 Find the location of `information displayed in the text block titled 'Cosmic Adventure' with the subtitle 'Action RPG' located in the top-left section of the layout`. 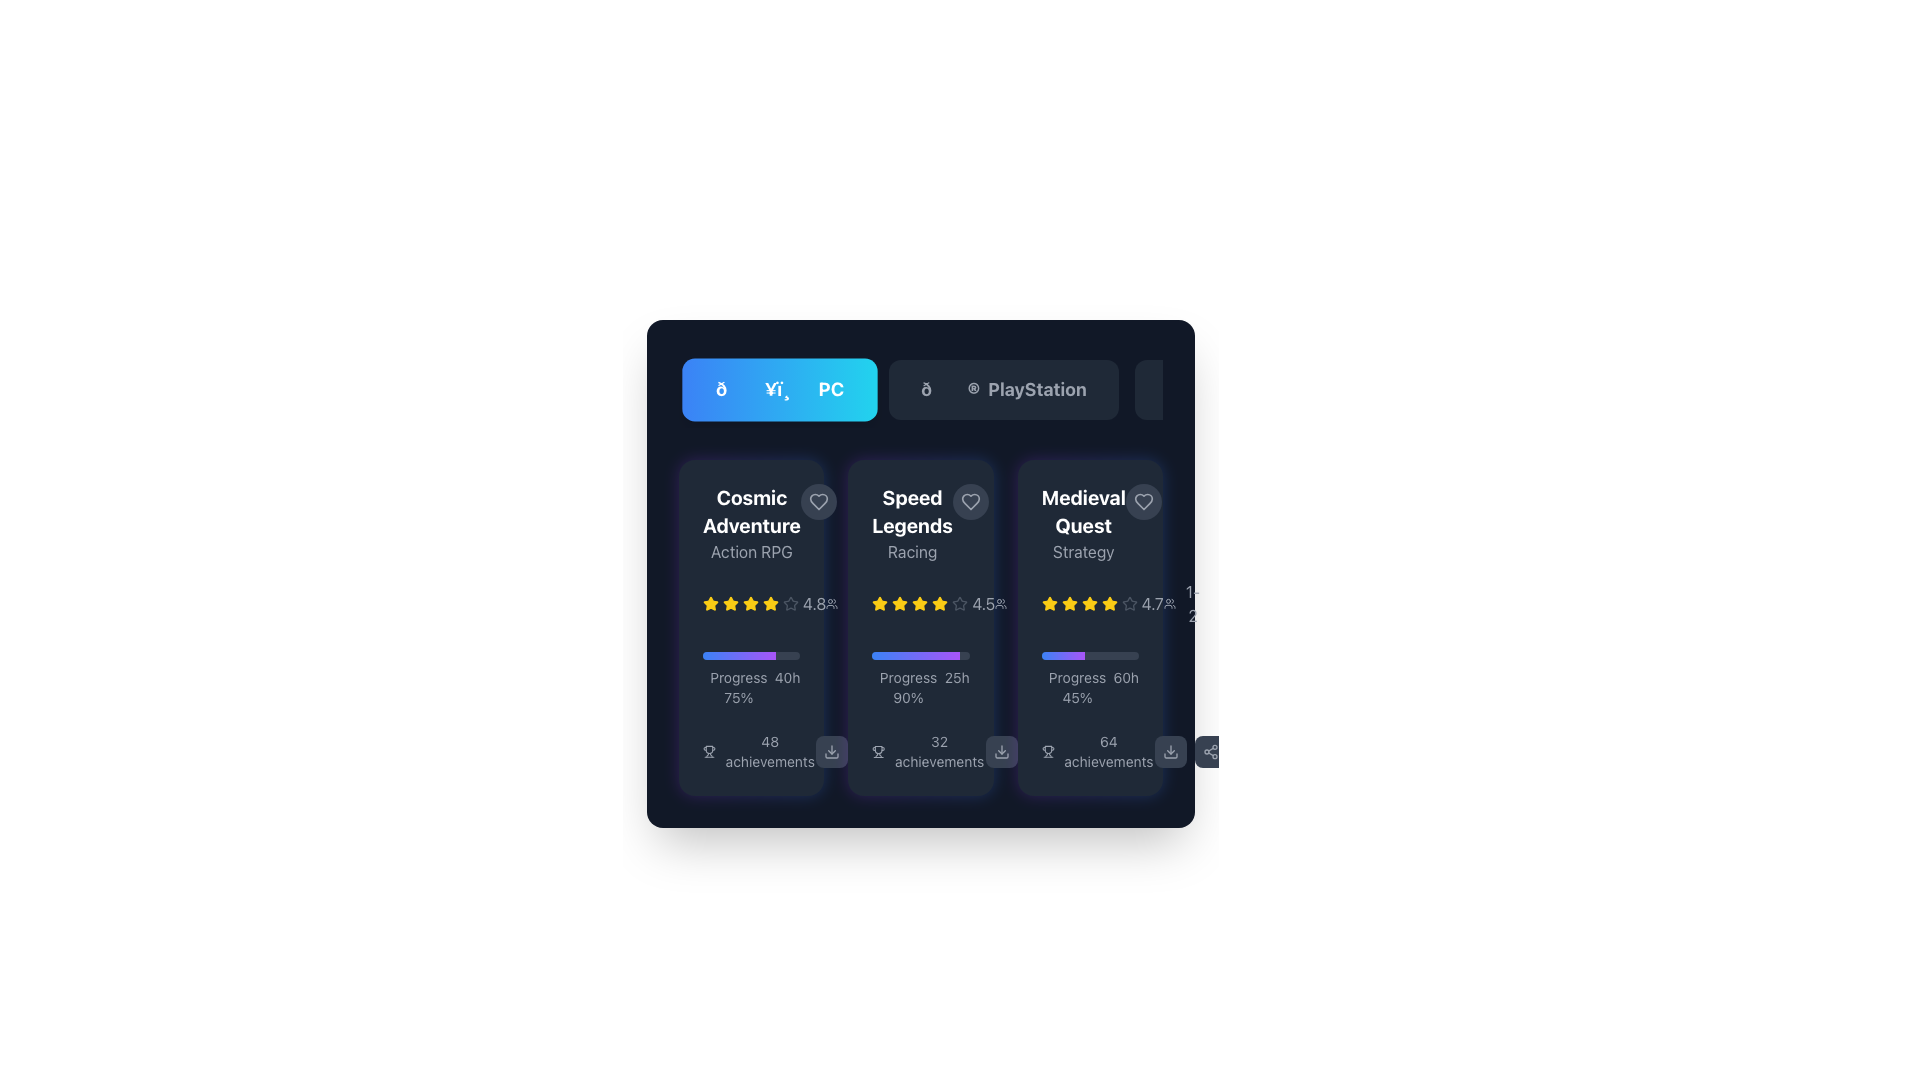

information displayed in the text block titled 'Cosmic Adventure' with the subtitle 'Action RPG' located in the top-left section of the layout is located at coordinates (750, 523).